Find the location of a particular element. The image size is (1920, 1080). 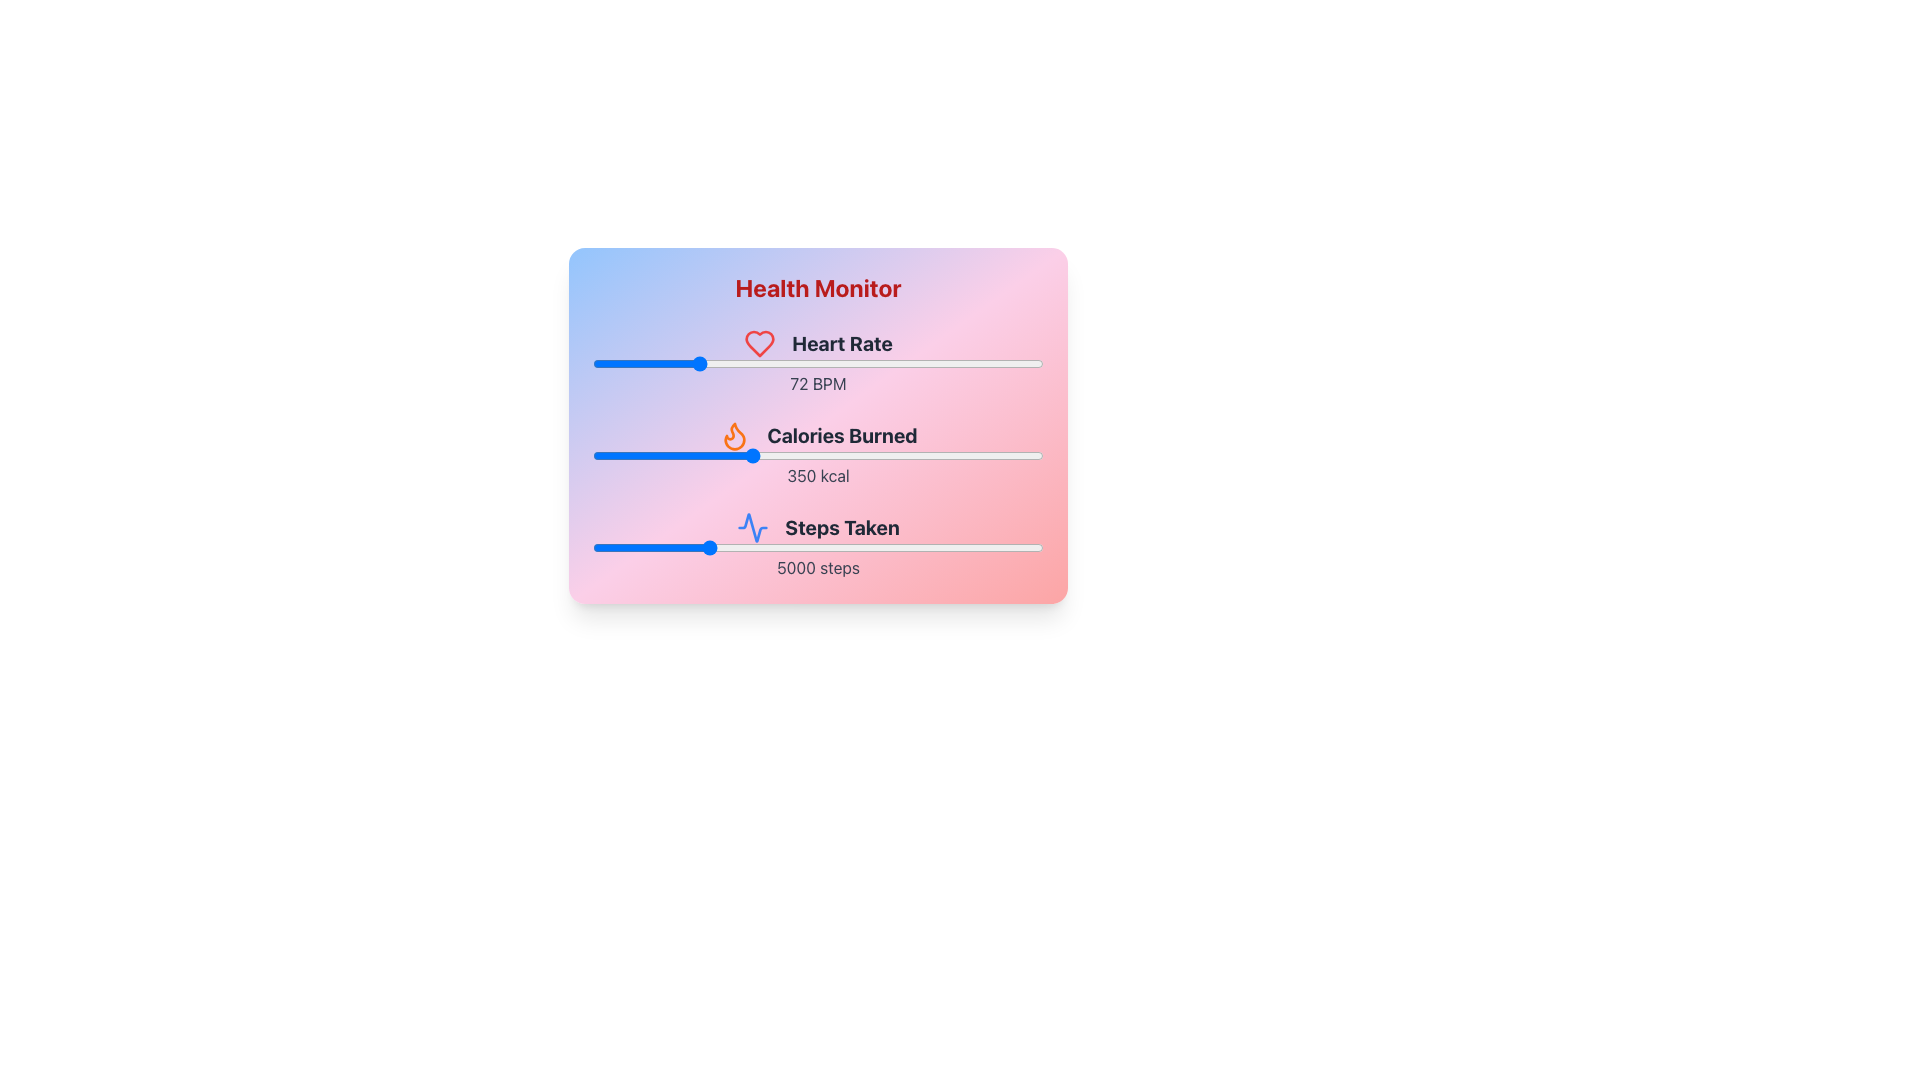

calories burned is located at coordinates (951, 455).